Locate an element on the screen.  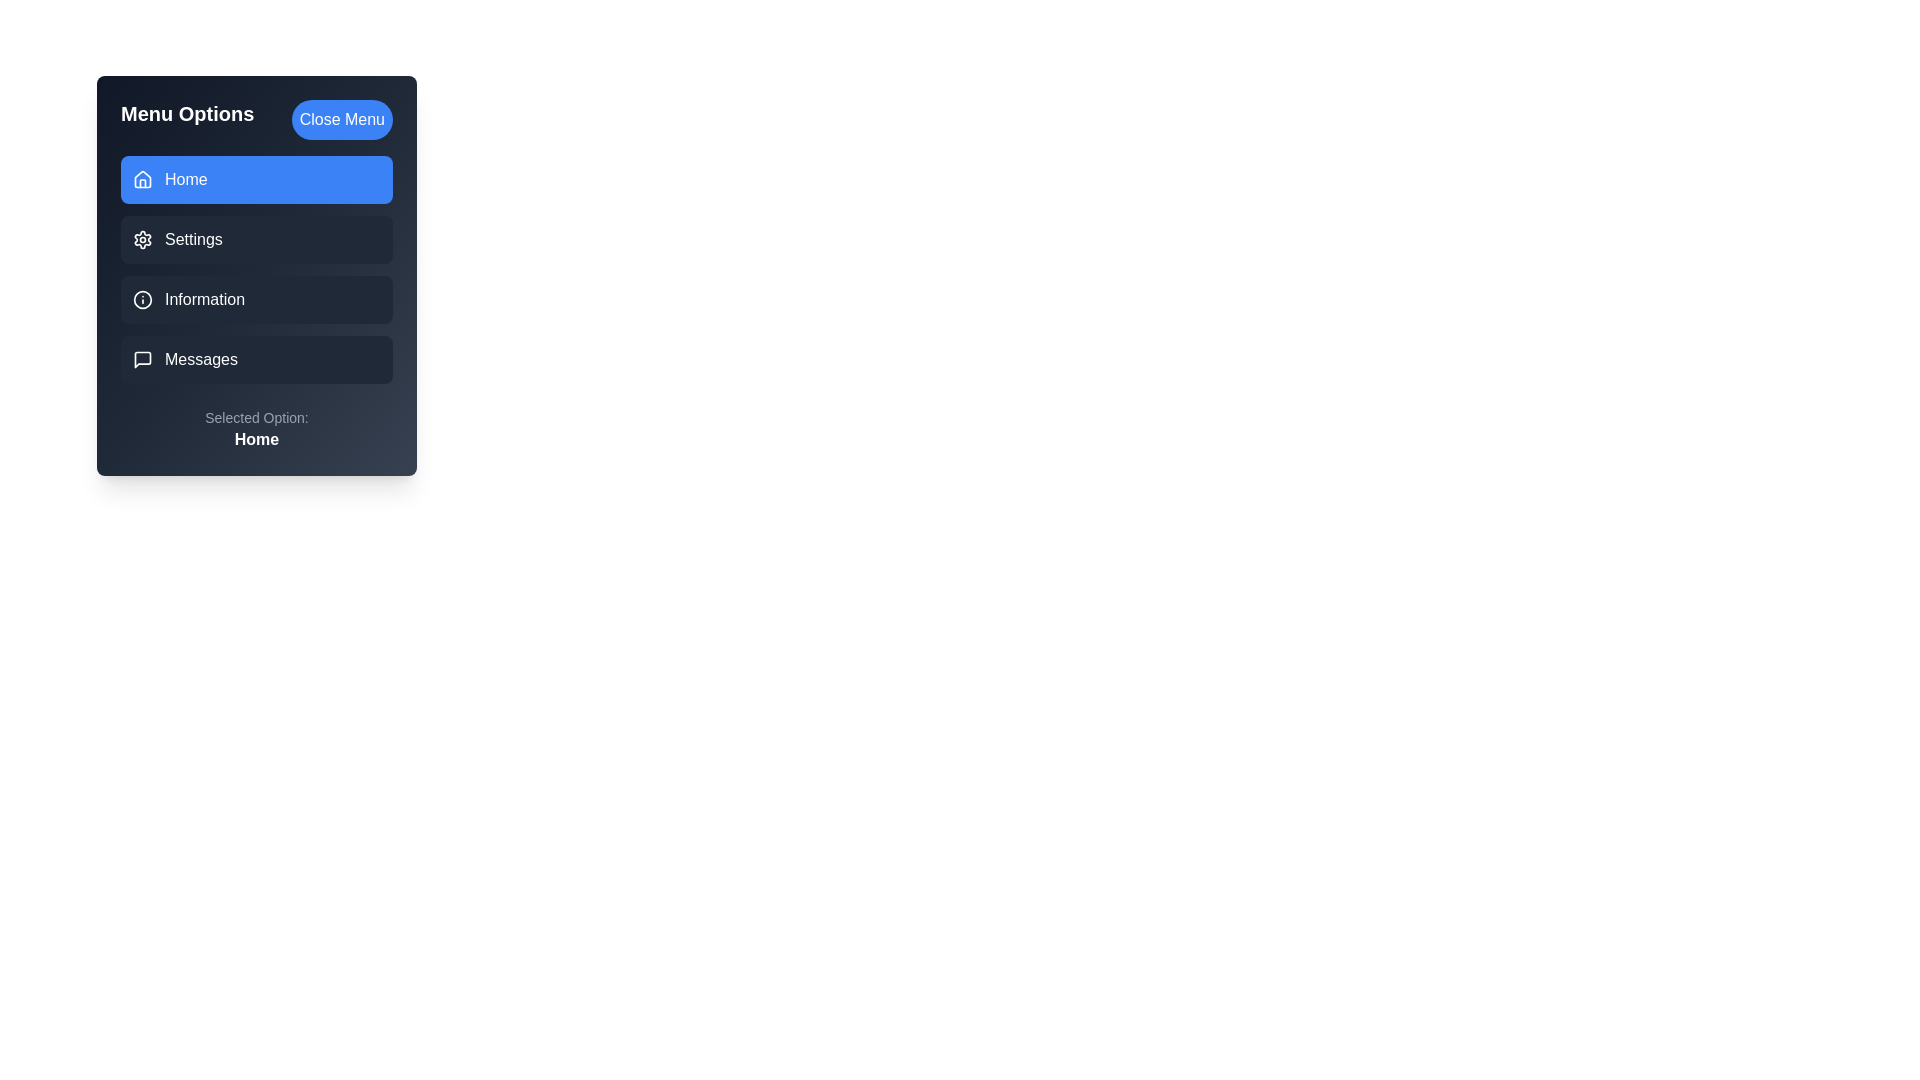
the 'Messages' icon in the vertical menu list, which signifies communication or chat functionality is located at coordinates (142, 358).